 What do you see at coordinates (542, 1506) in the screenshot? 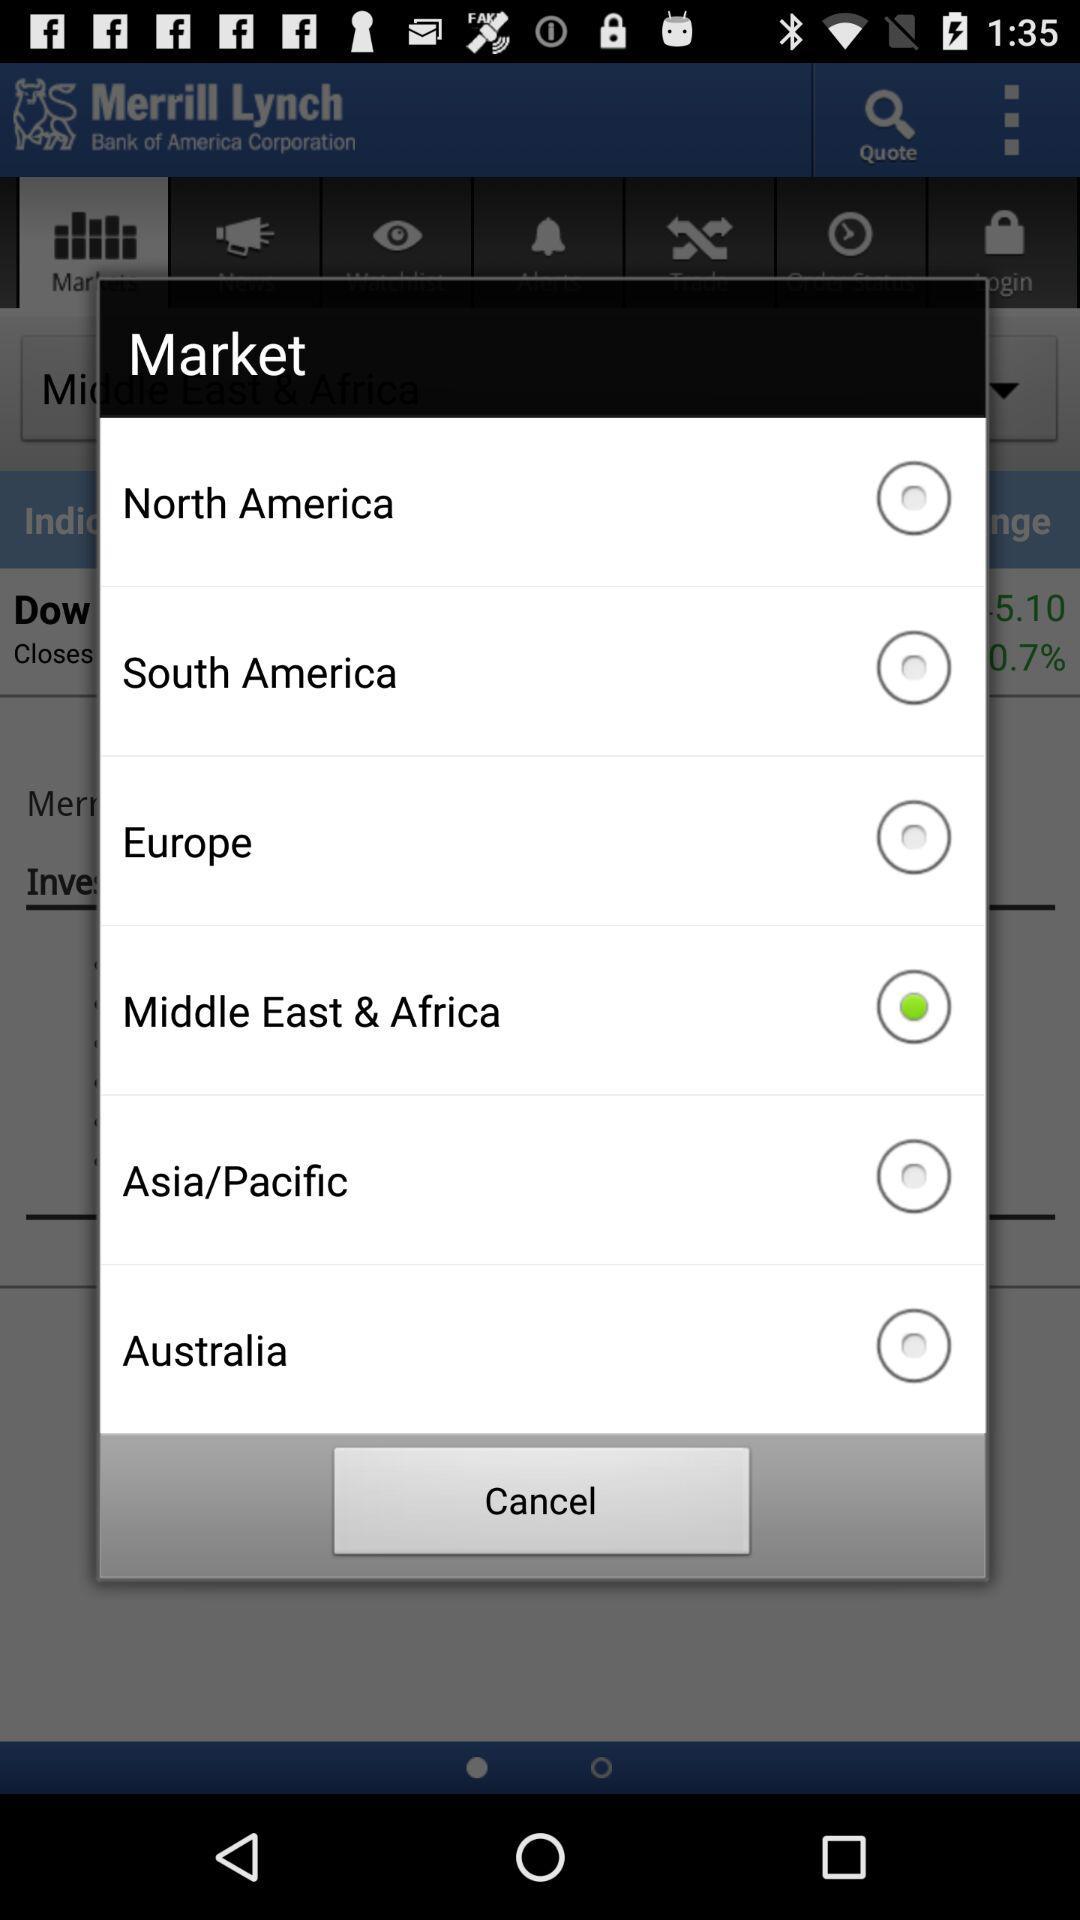
I see `cancel item` at bounding box center [542, 1506].